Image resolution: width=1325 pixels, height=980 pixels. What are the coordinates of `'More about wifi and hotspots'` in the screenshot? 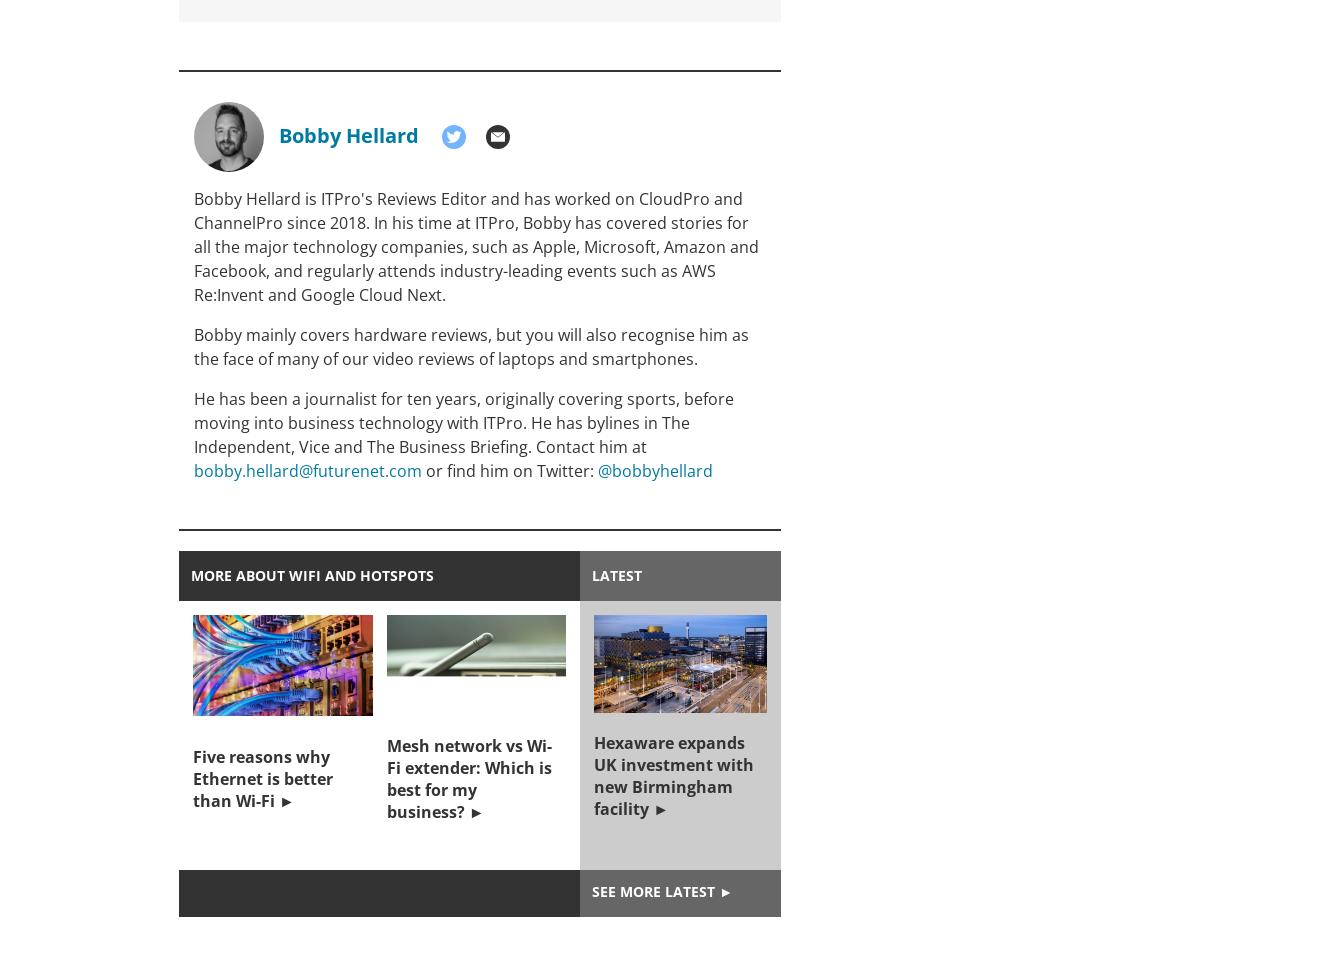 It's located at (311, 575).